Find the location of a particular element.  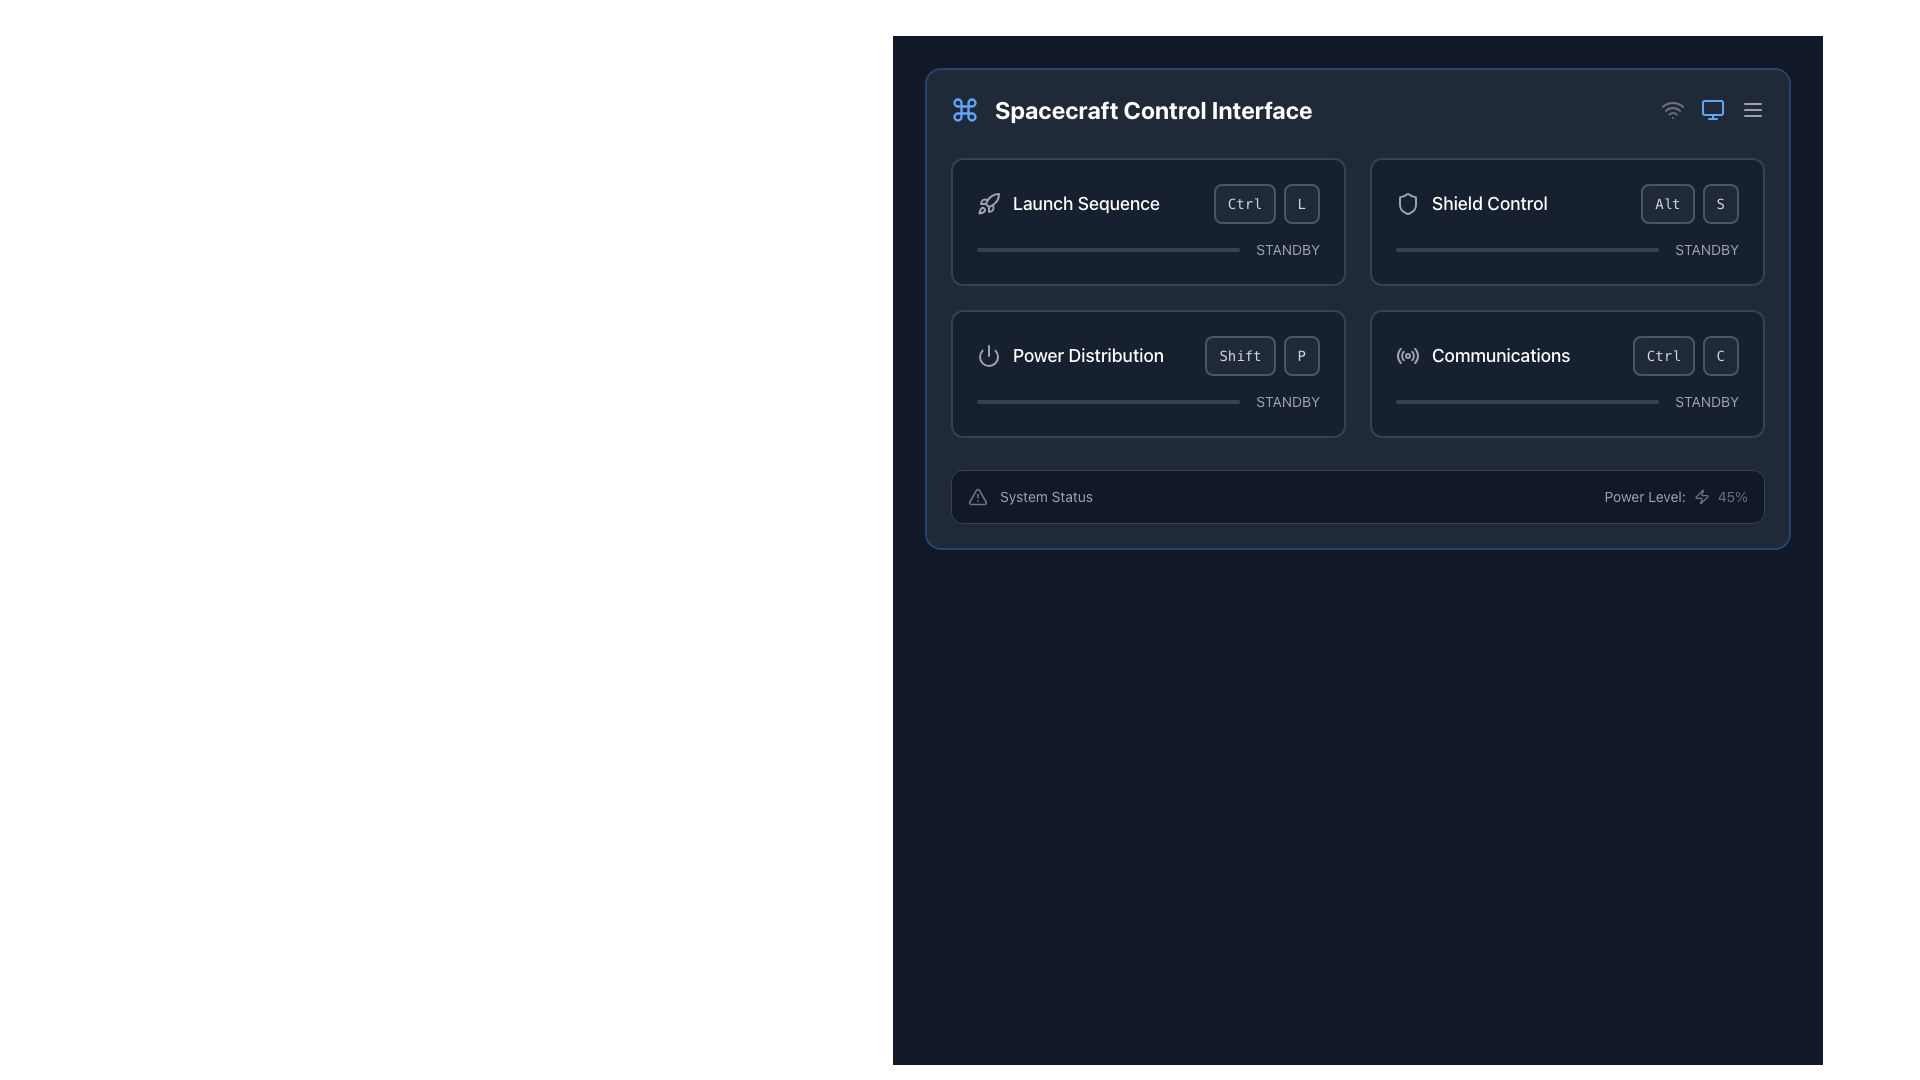

the 'Alt' button in the 'Shield Control' section is located at coordinates (1666, 204).